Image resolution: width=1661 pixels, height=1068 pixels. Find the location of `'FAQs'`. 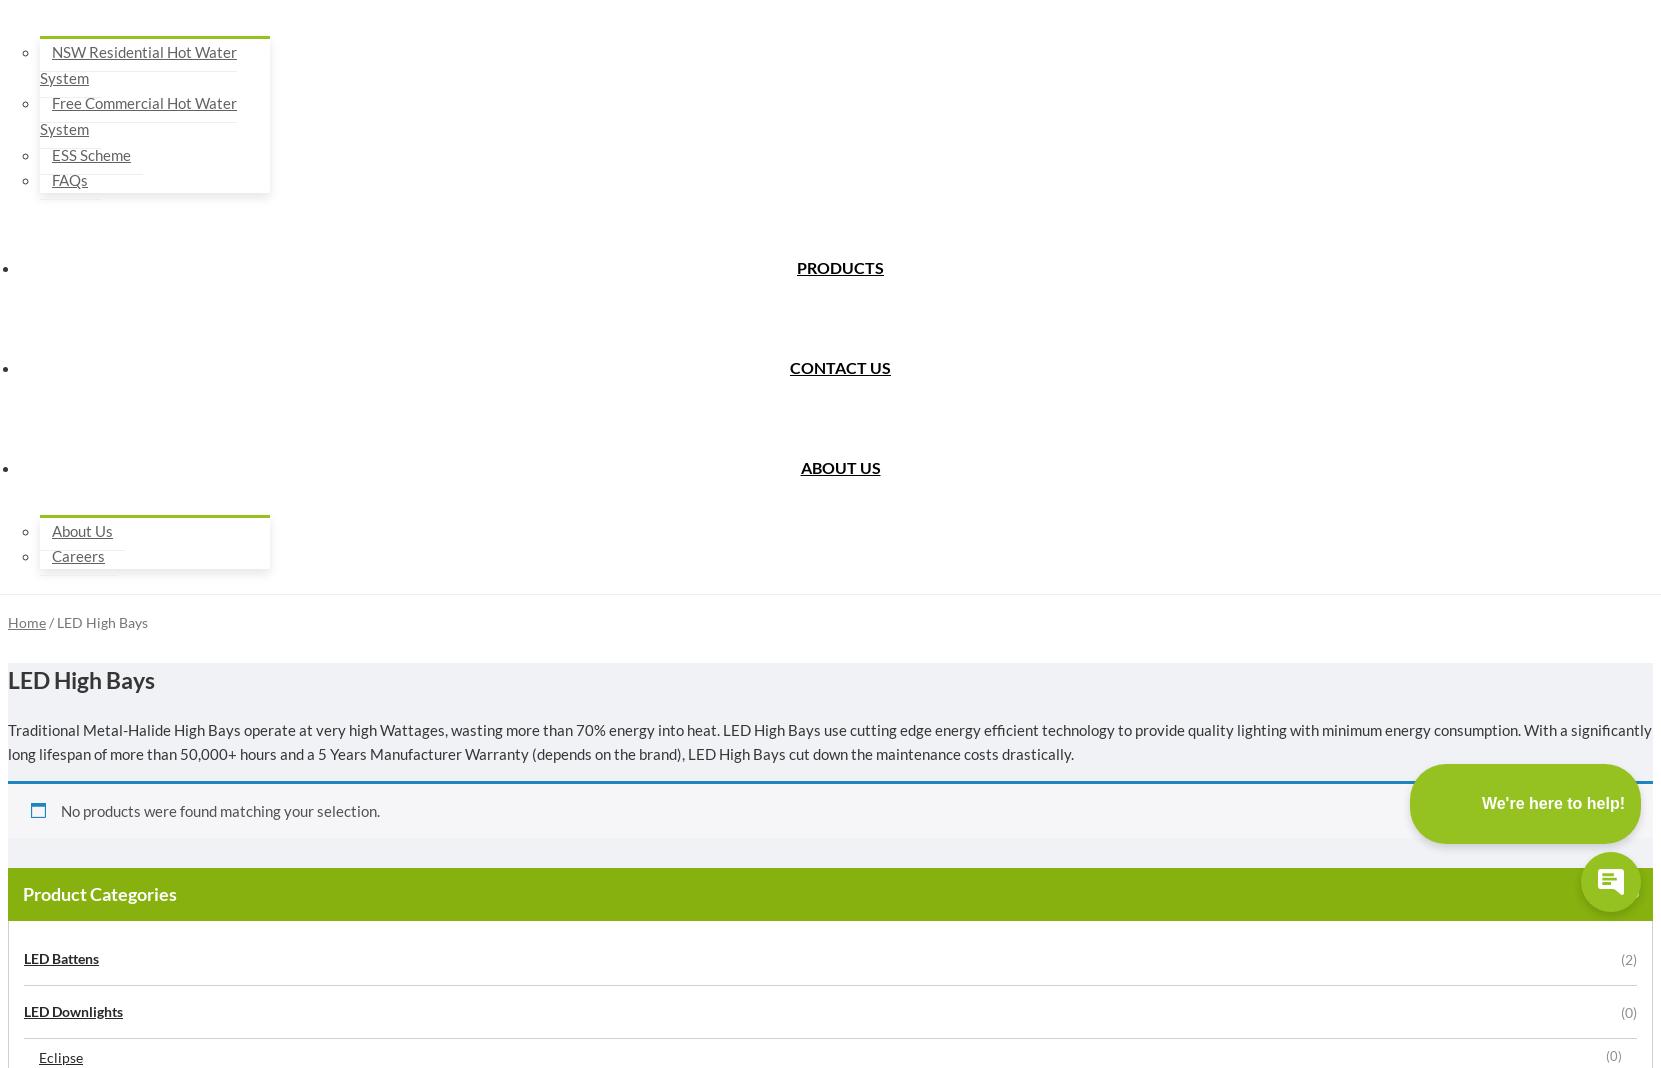

'FAQs' is located at coordinates (68, 181).